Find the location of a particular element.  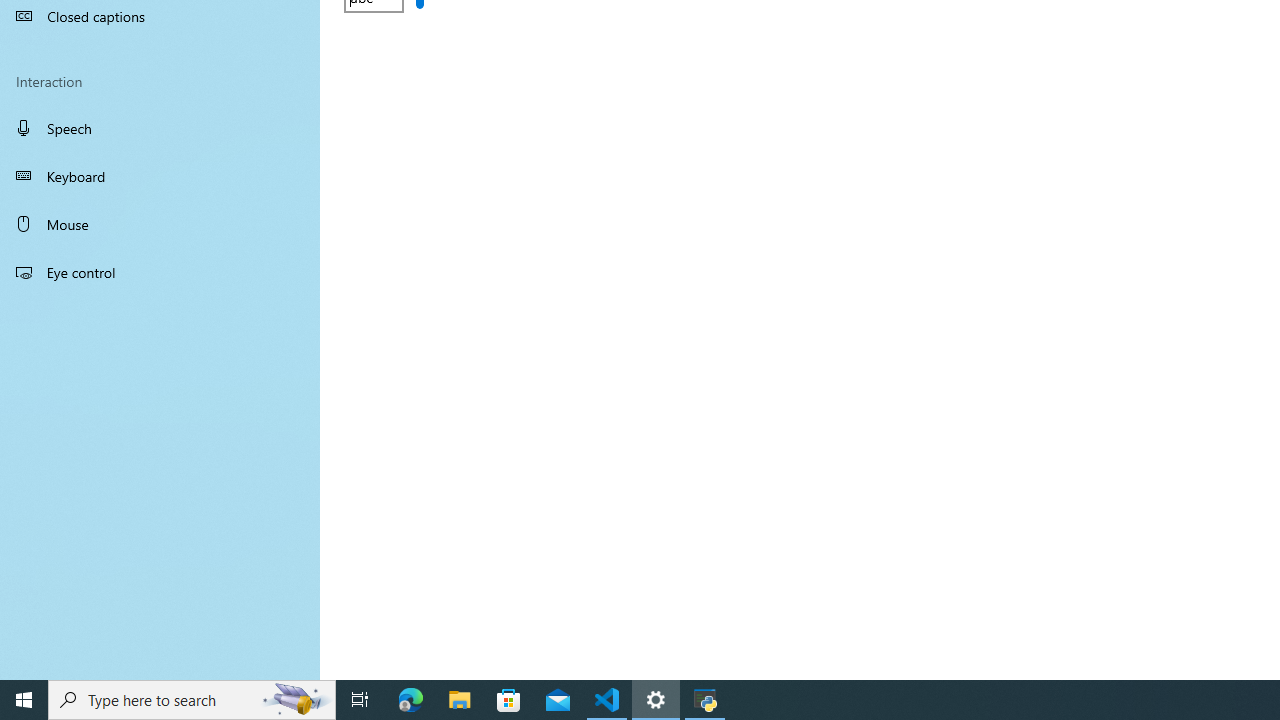

'Task View' is located at coordinates (359, 698).